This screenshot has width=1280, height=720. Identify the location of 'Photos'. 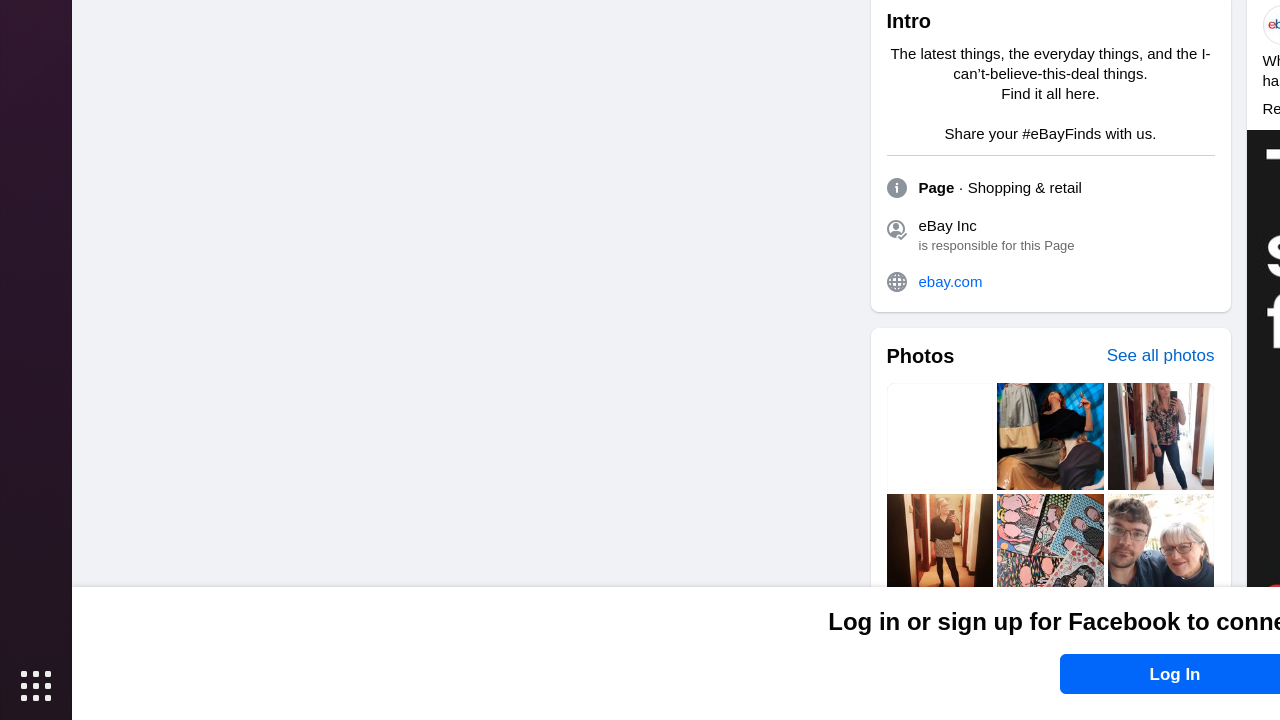
(919, 355).